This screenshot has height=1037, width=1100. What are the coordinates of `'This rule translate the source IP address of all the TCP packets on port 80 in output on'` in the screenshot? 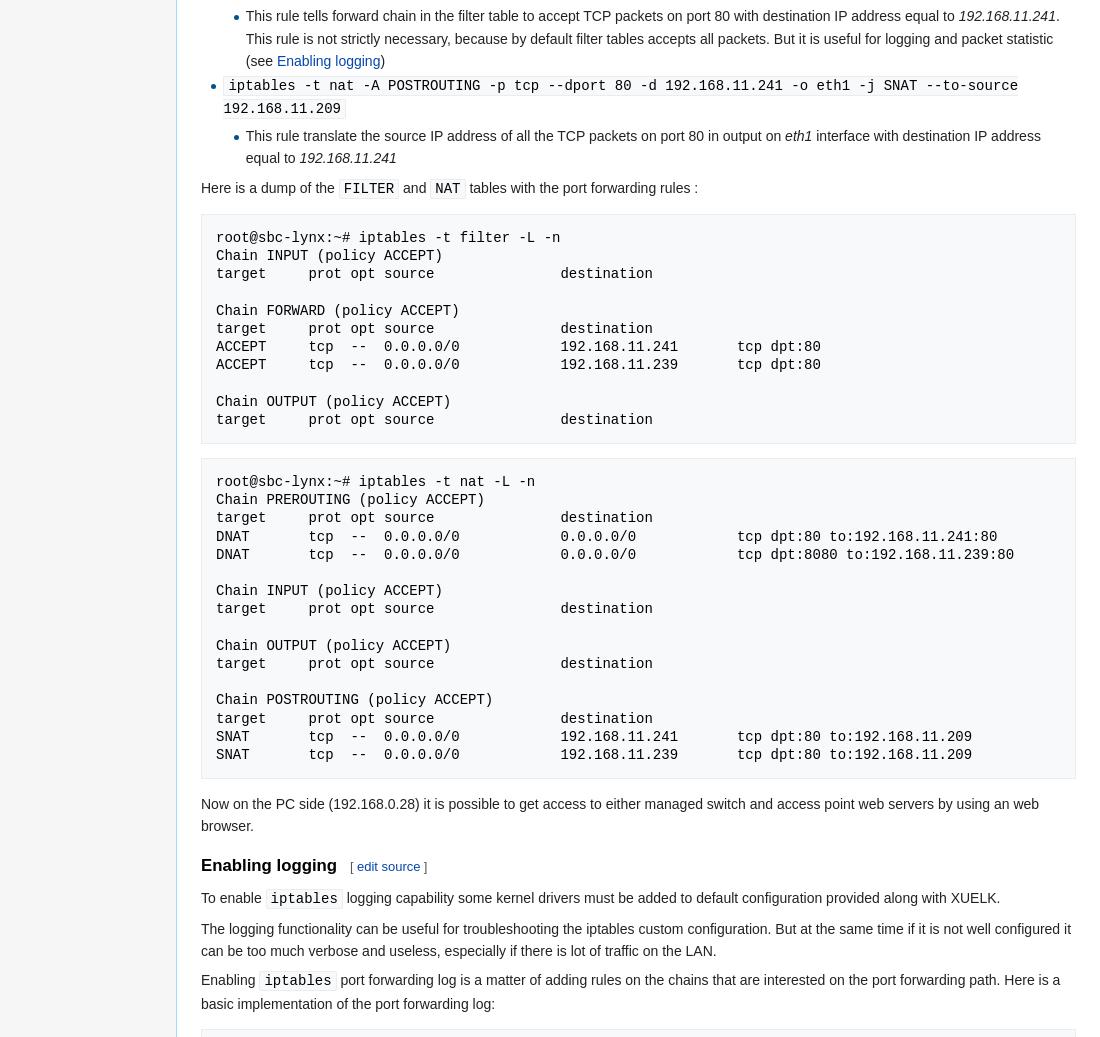 It's located at (515, 134).